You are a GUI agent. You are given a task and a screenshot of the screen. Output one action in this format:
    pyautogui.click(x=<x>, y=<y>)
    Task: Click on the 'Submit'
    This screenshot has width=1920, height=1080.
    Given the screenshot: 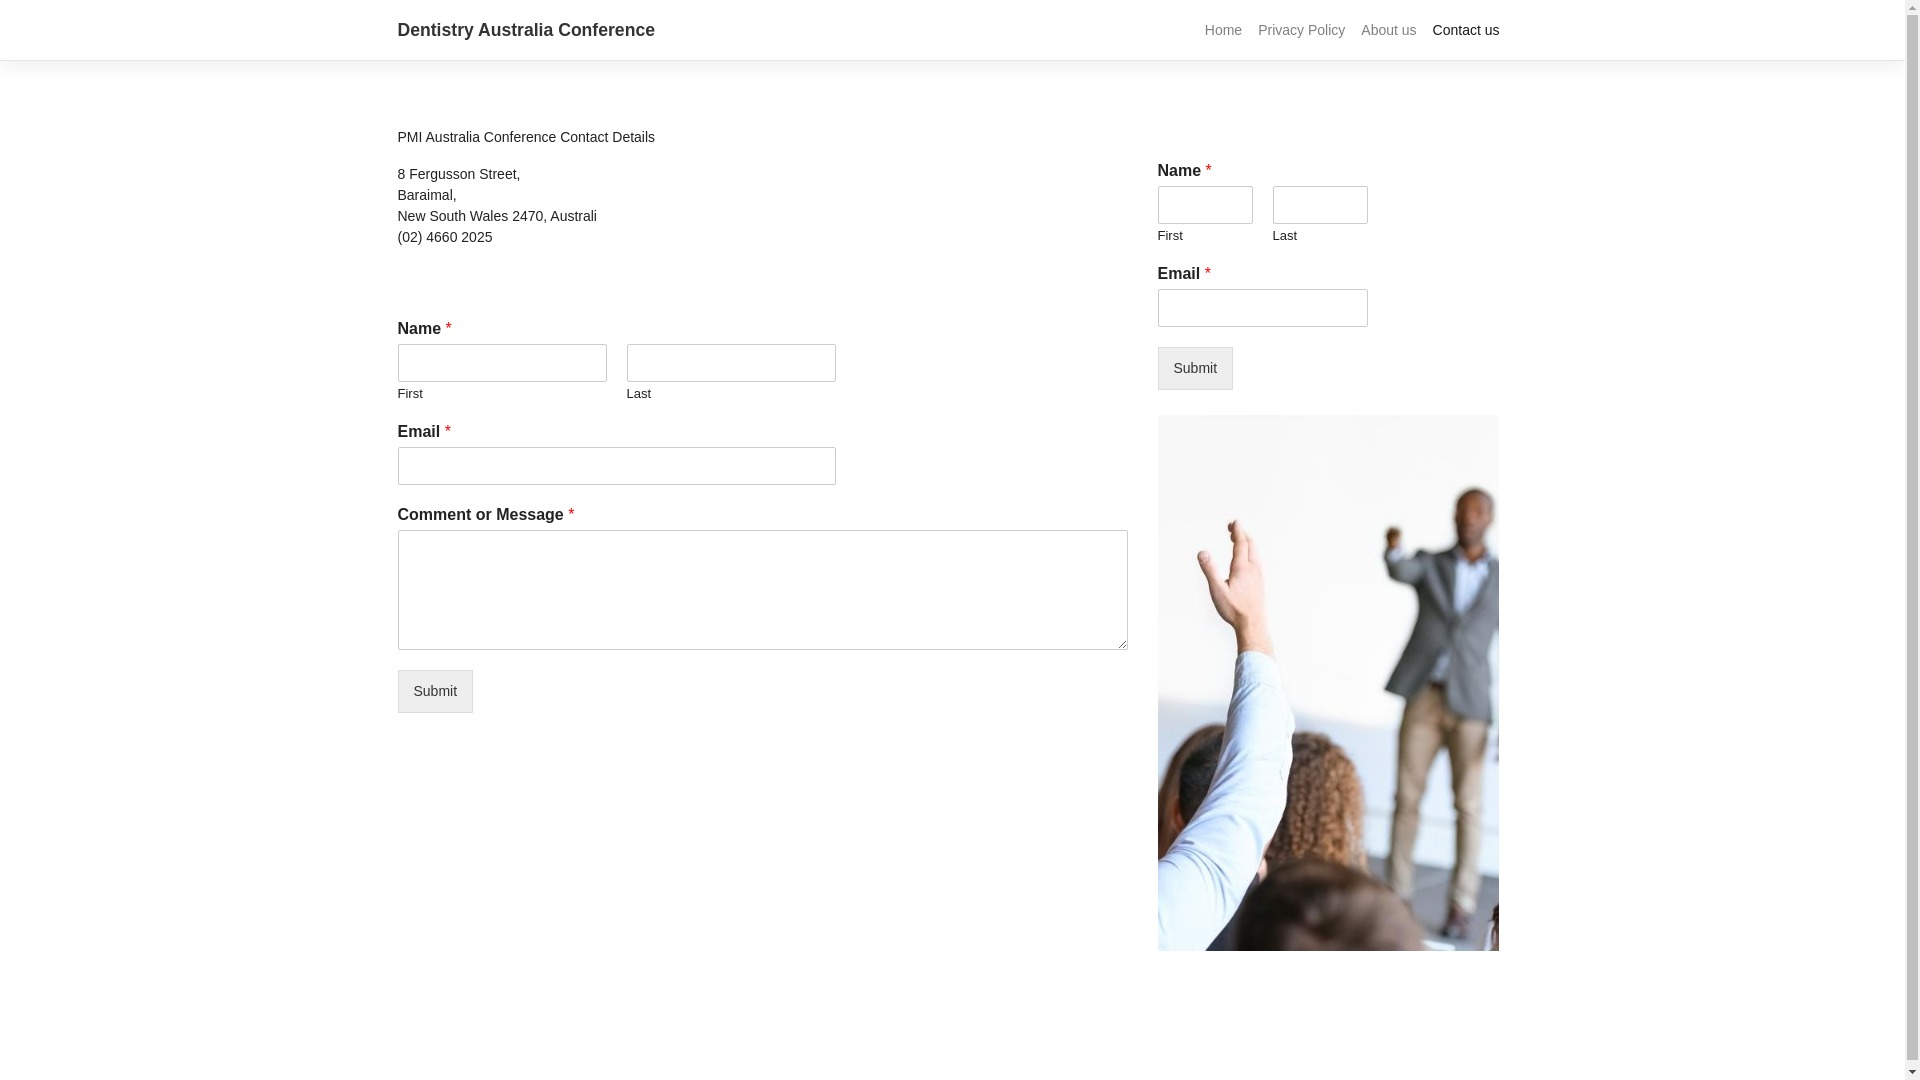 What is the action you would take?
    pyautogui.click(x=1157, y=368)
    